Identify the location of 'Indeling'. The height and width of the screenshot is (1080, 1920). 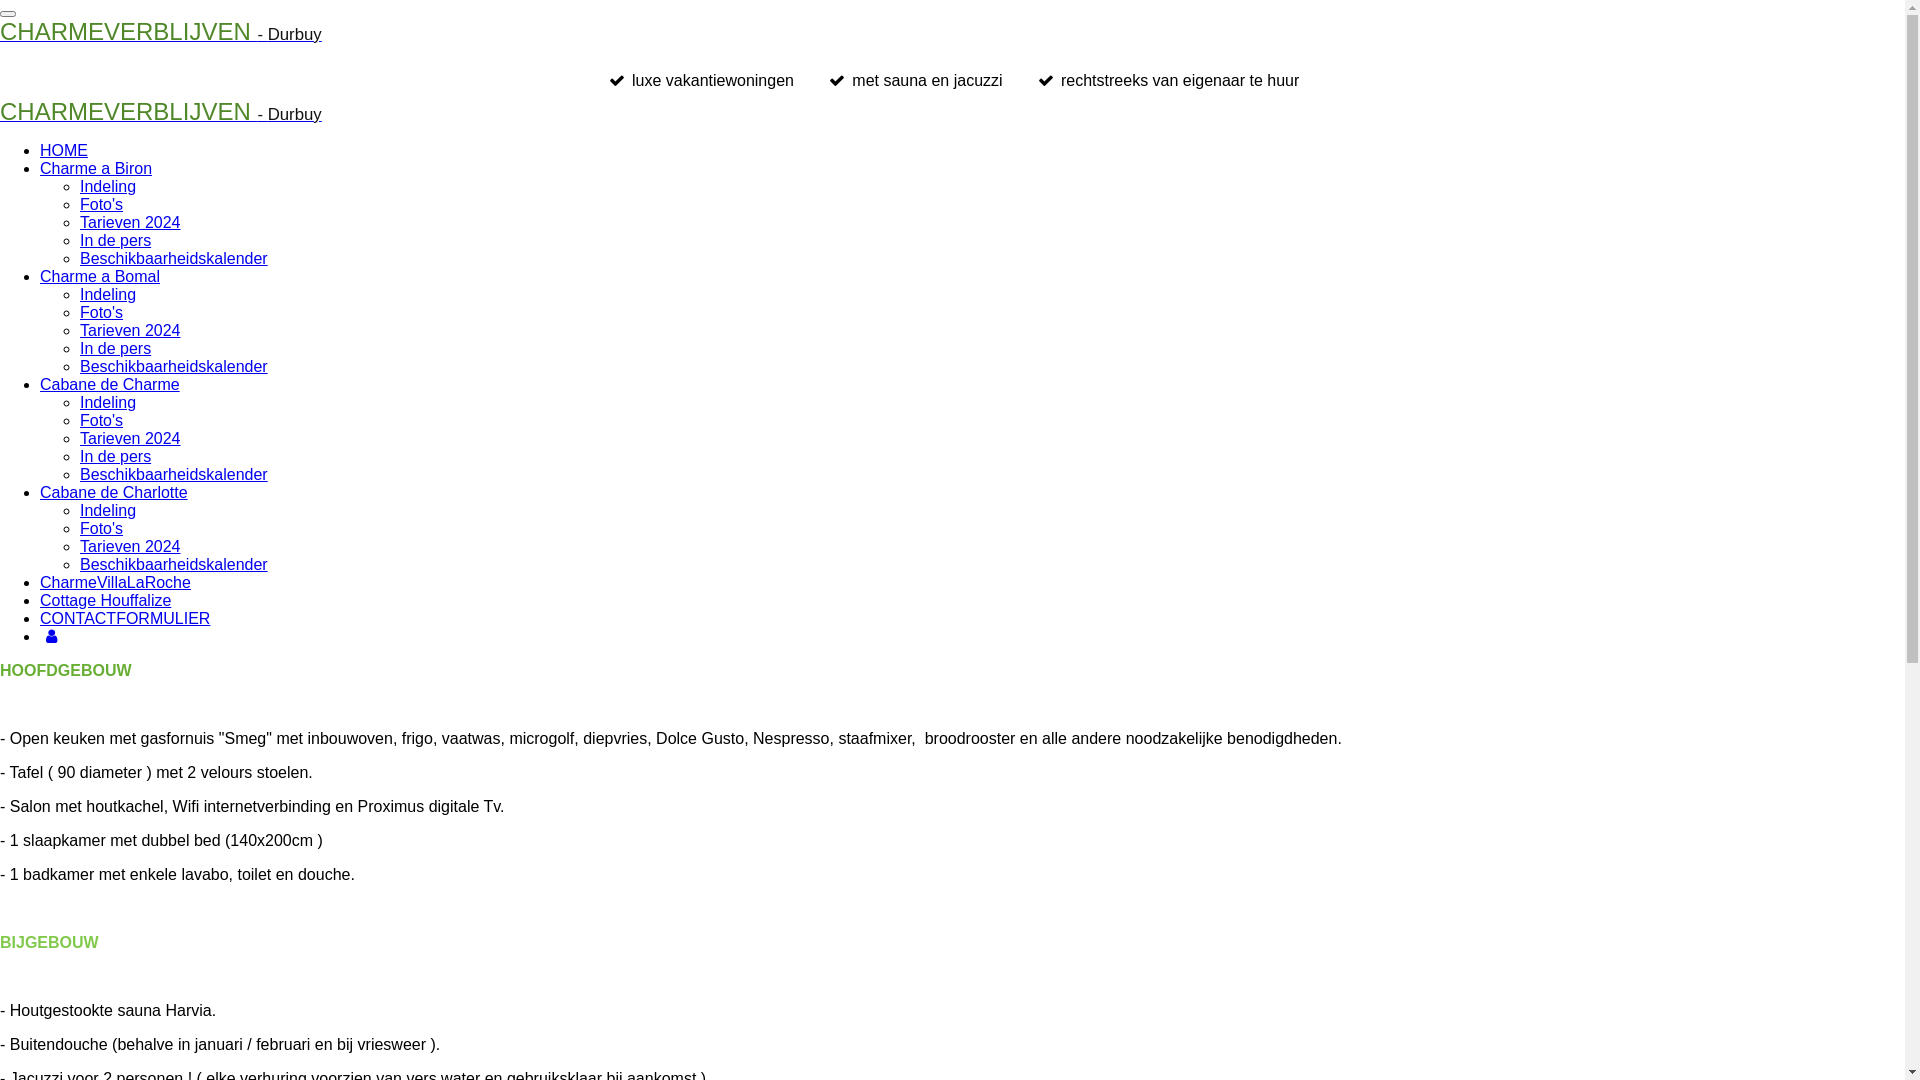
(106, 294).